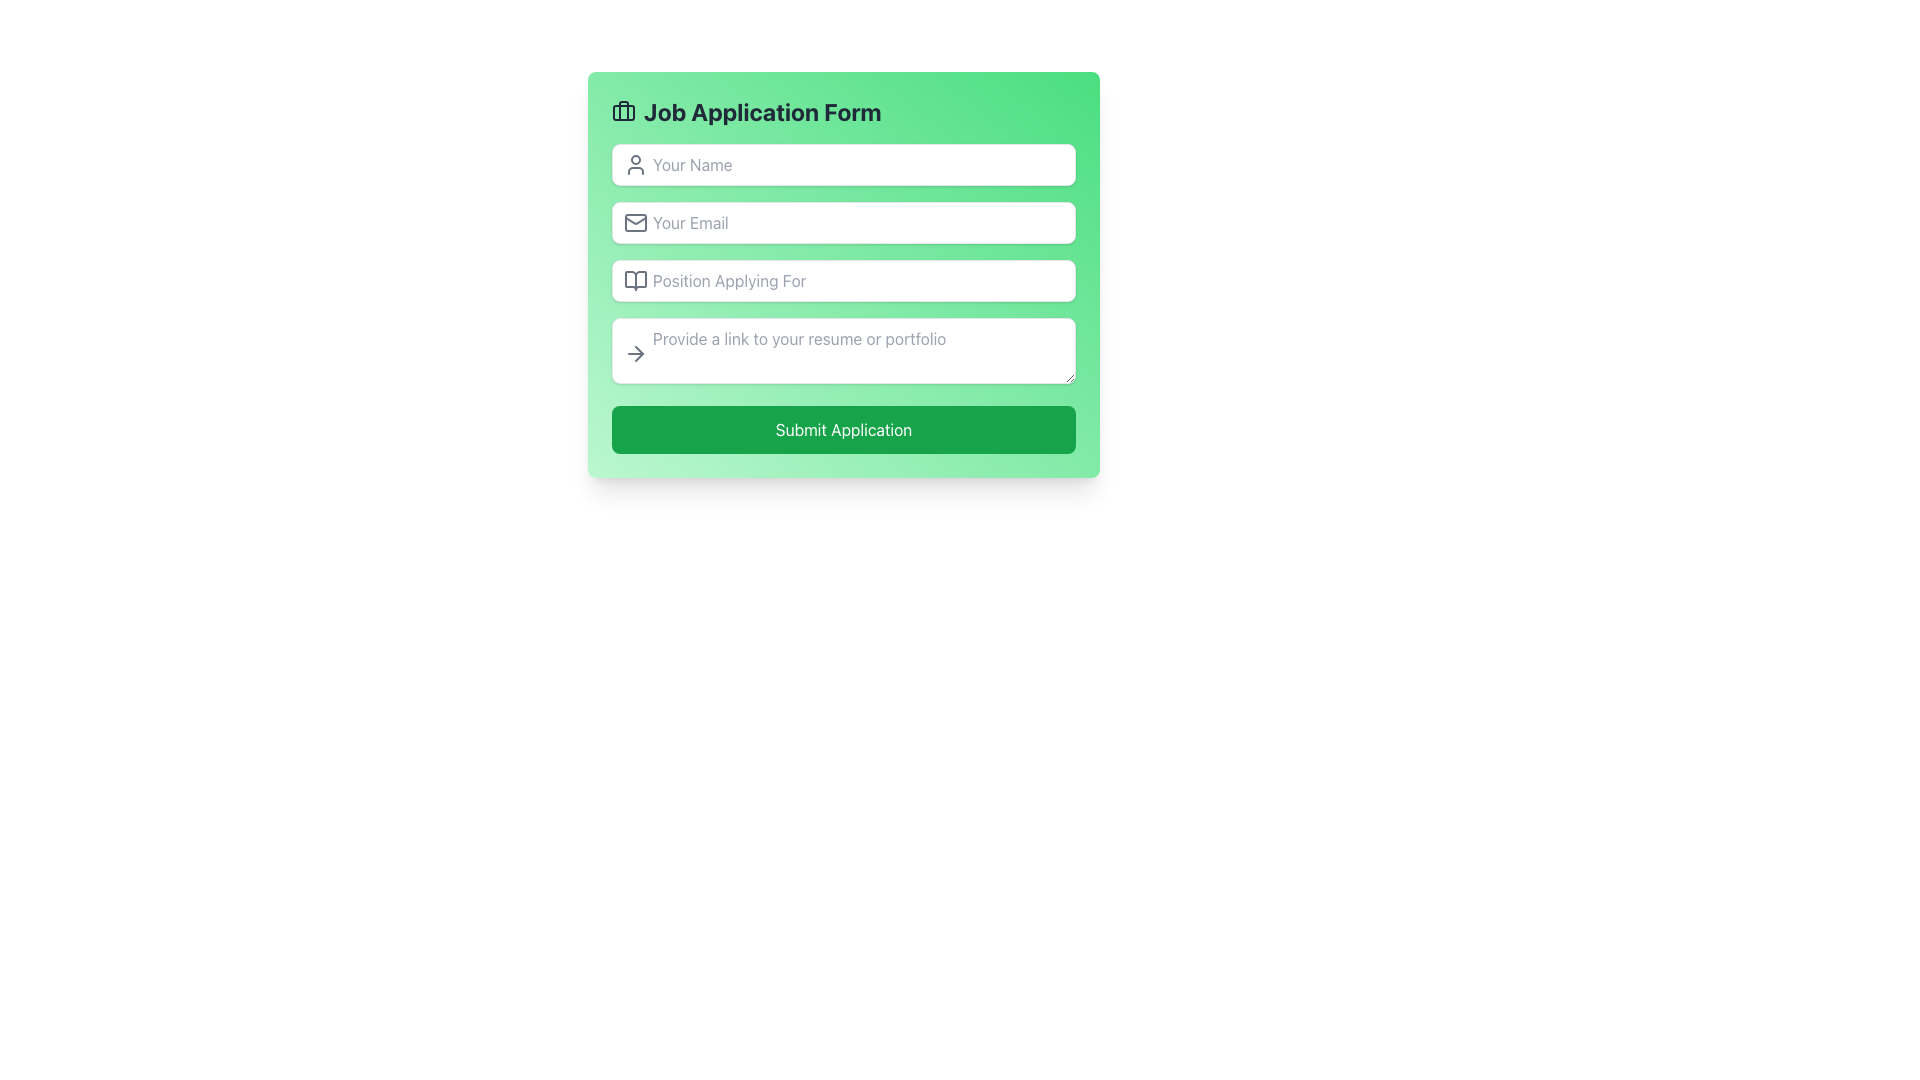  Describe the element at coordinates (634, 164) in the screenshot. I see `the user profile icon located to the left of the 'Your Name' input field` at that location.